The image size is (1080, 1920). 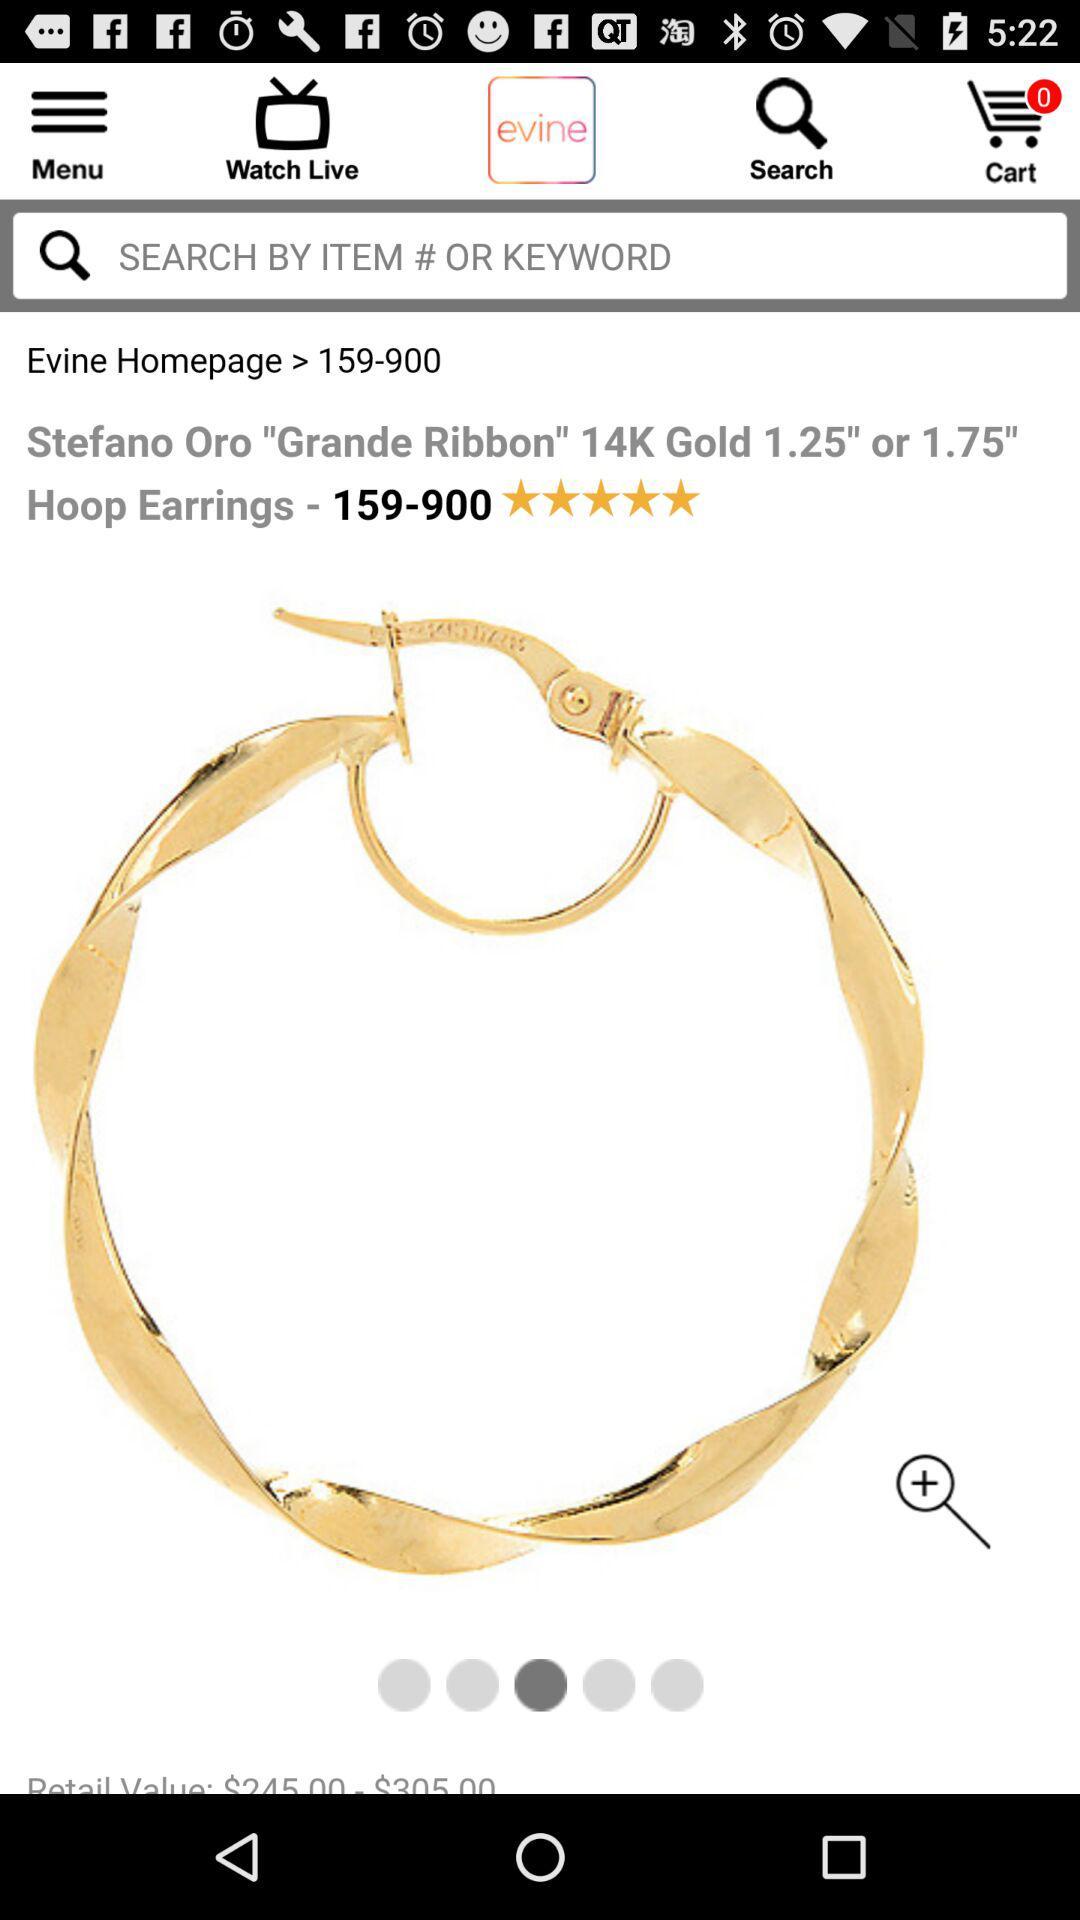 What do you see at coordinates (540, 1051) in the screenshot?
I see `hoop earrings` at bounding box center [540, 1051].